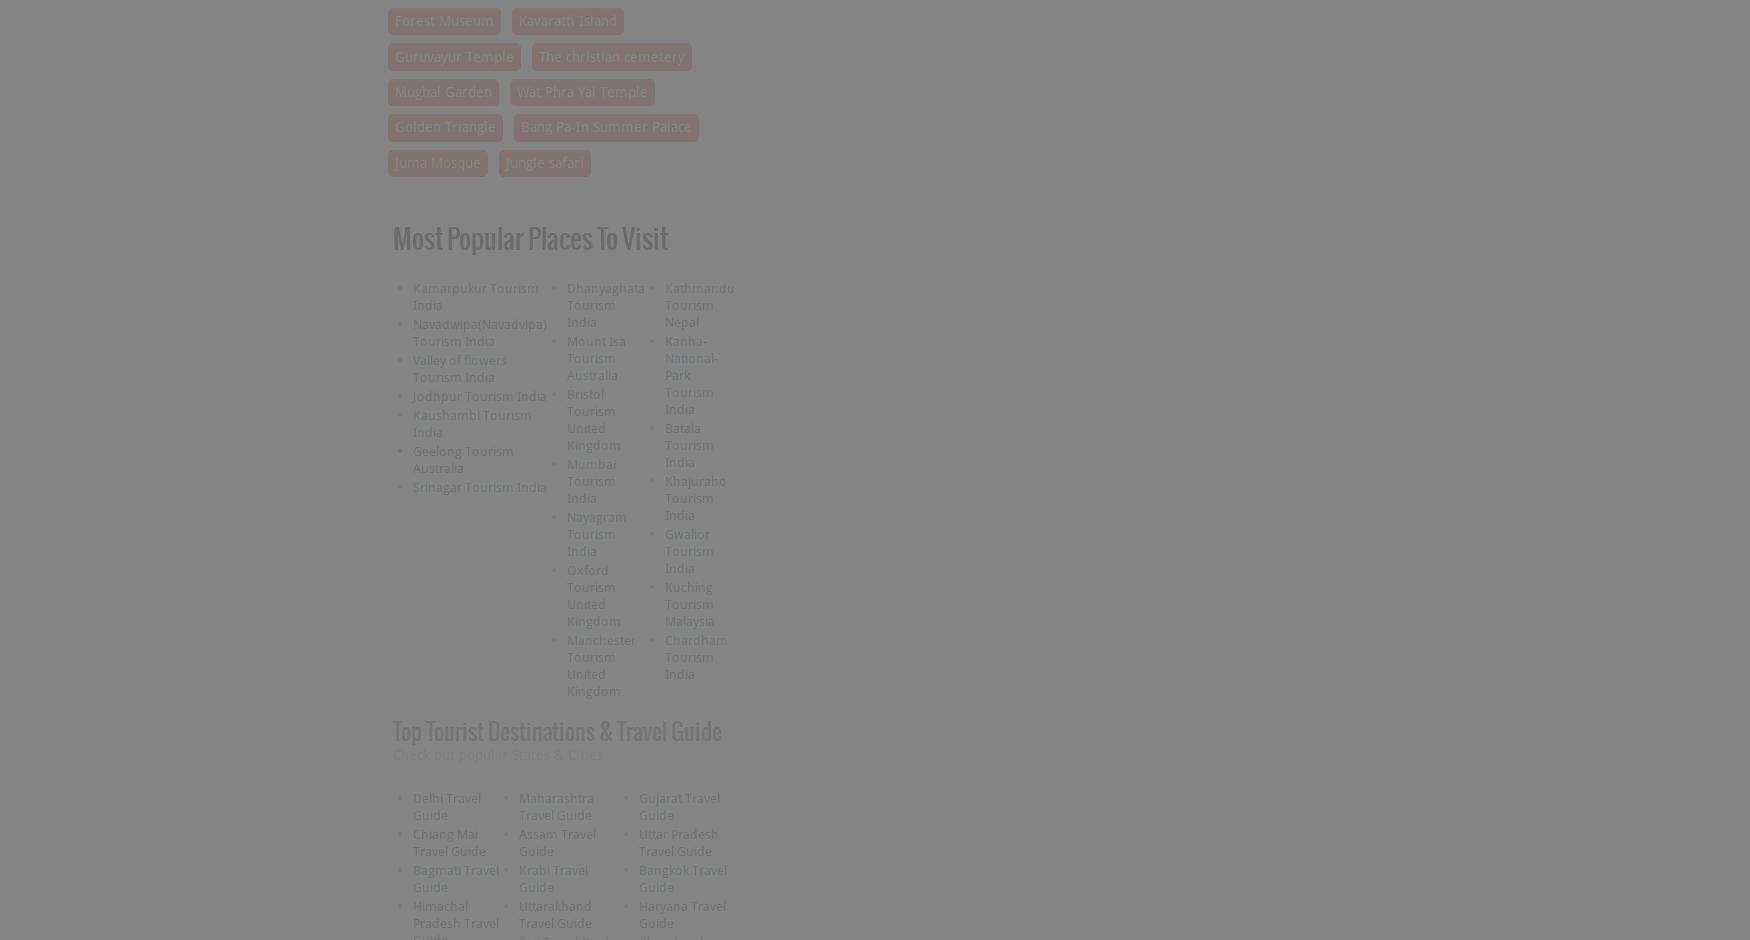 This screenshot has height=940, width=1750. What do you see at coordinates (595, 356) in the screenshot?
I see `'Mount Isa Tourism  Australia'` at bounding box center [595, 356].